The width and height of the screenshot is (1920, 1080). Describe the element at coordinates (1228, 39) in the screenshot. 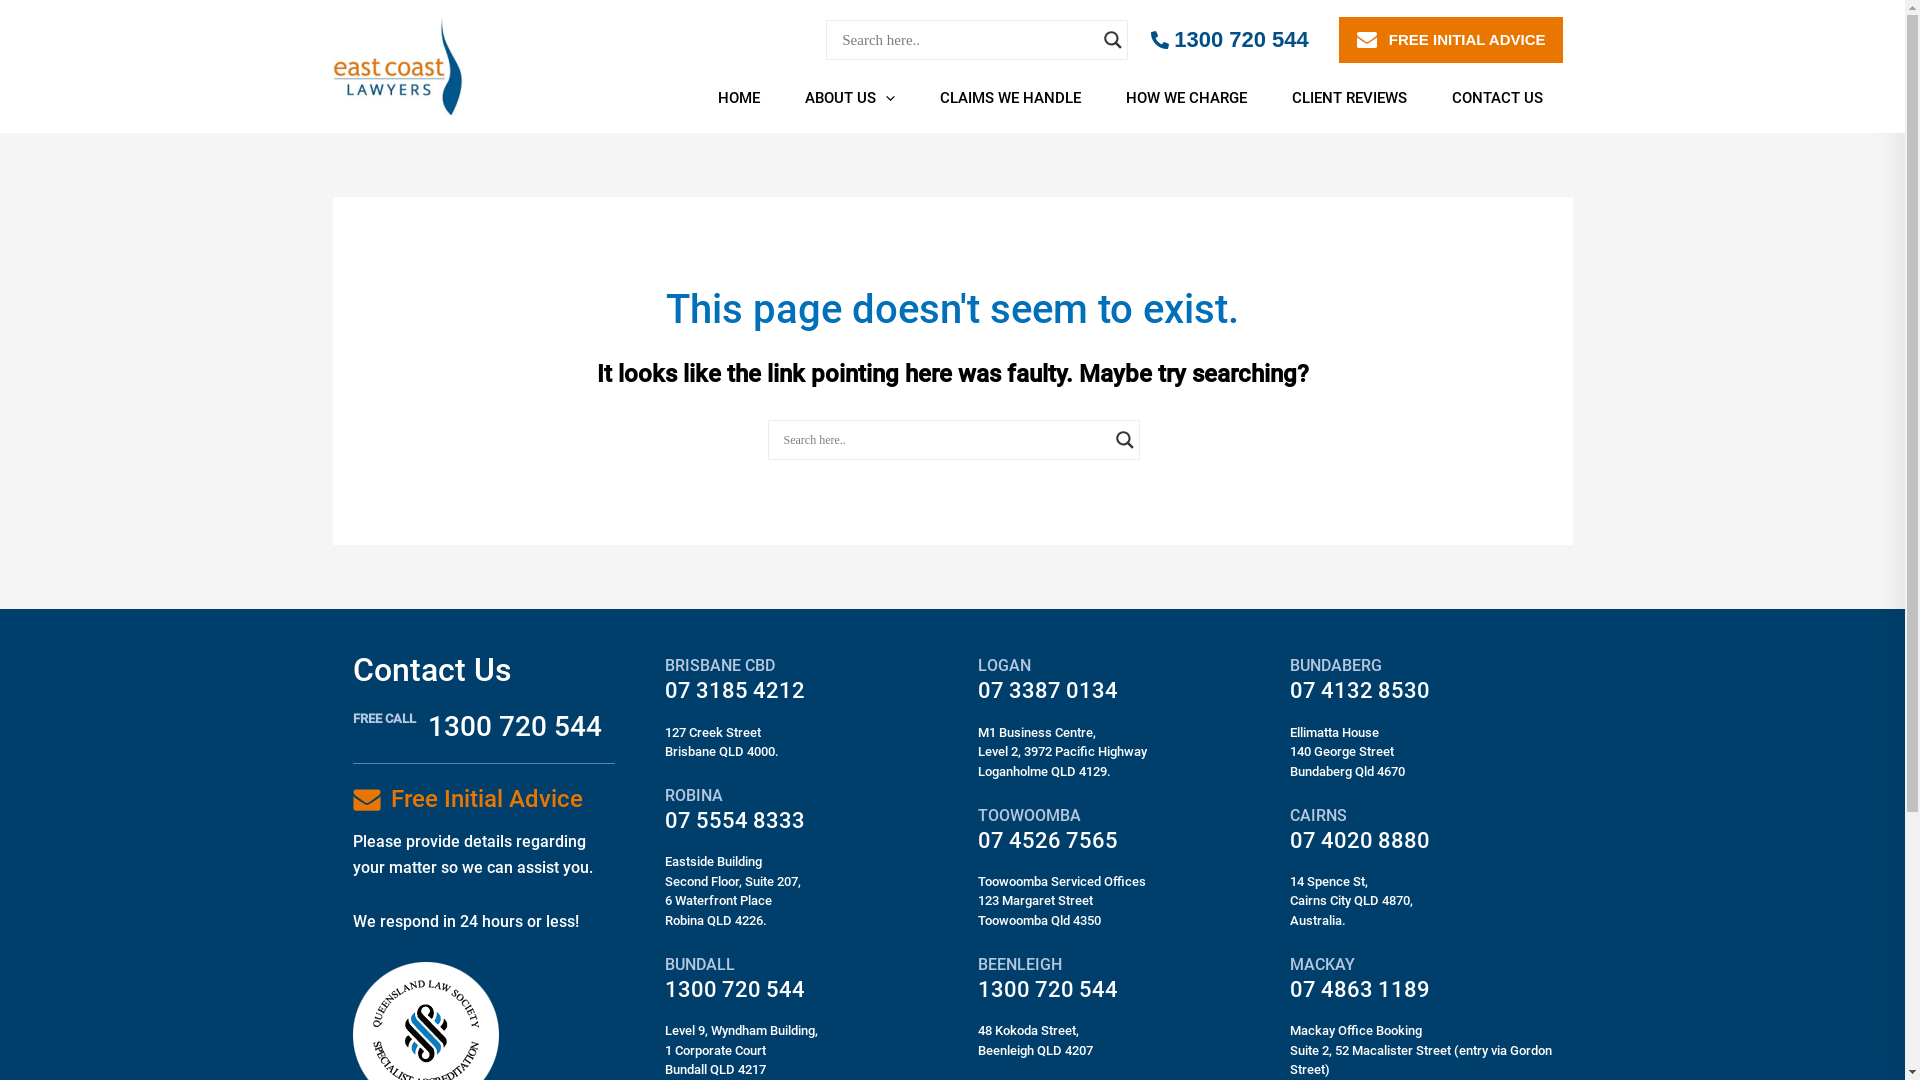

I see `'1300 720 544'` at that location.